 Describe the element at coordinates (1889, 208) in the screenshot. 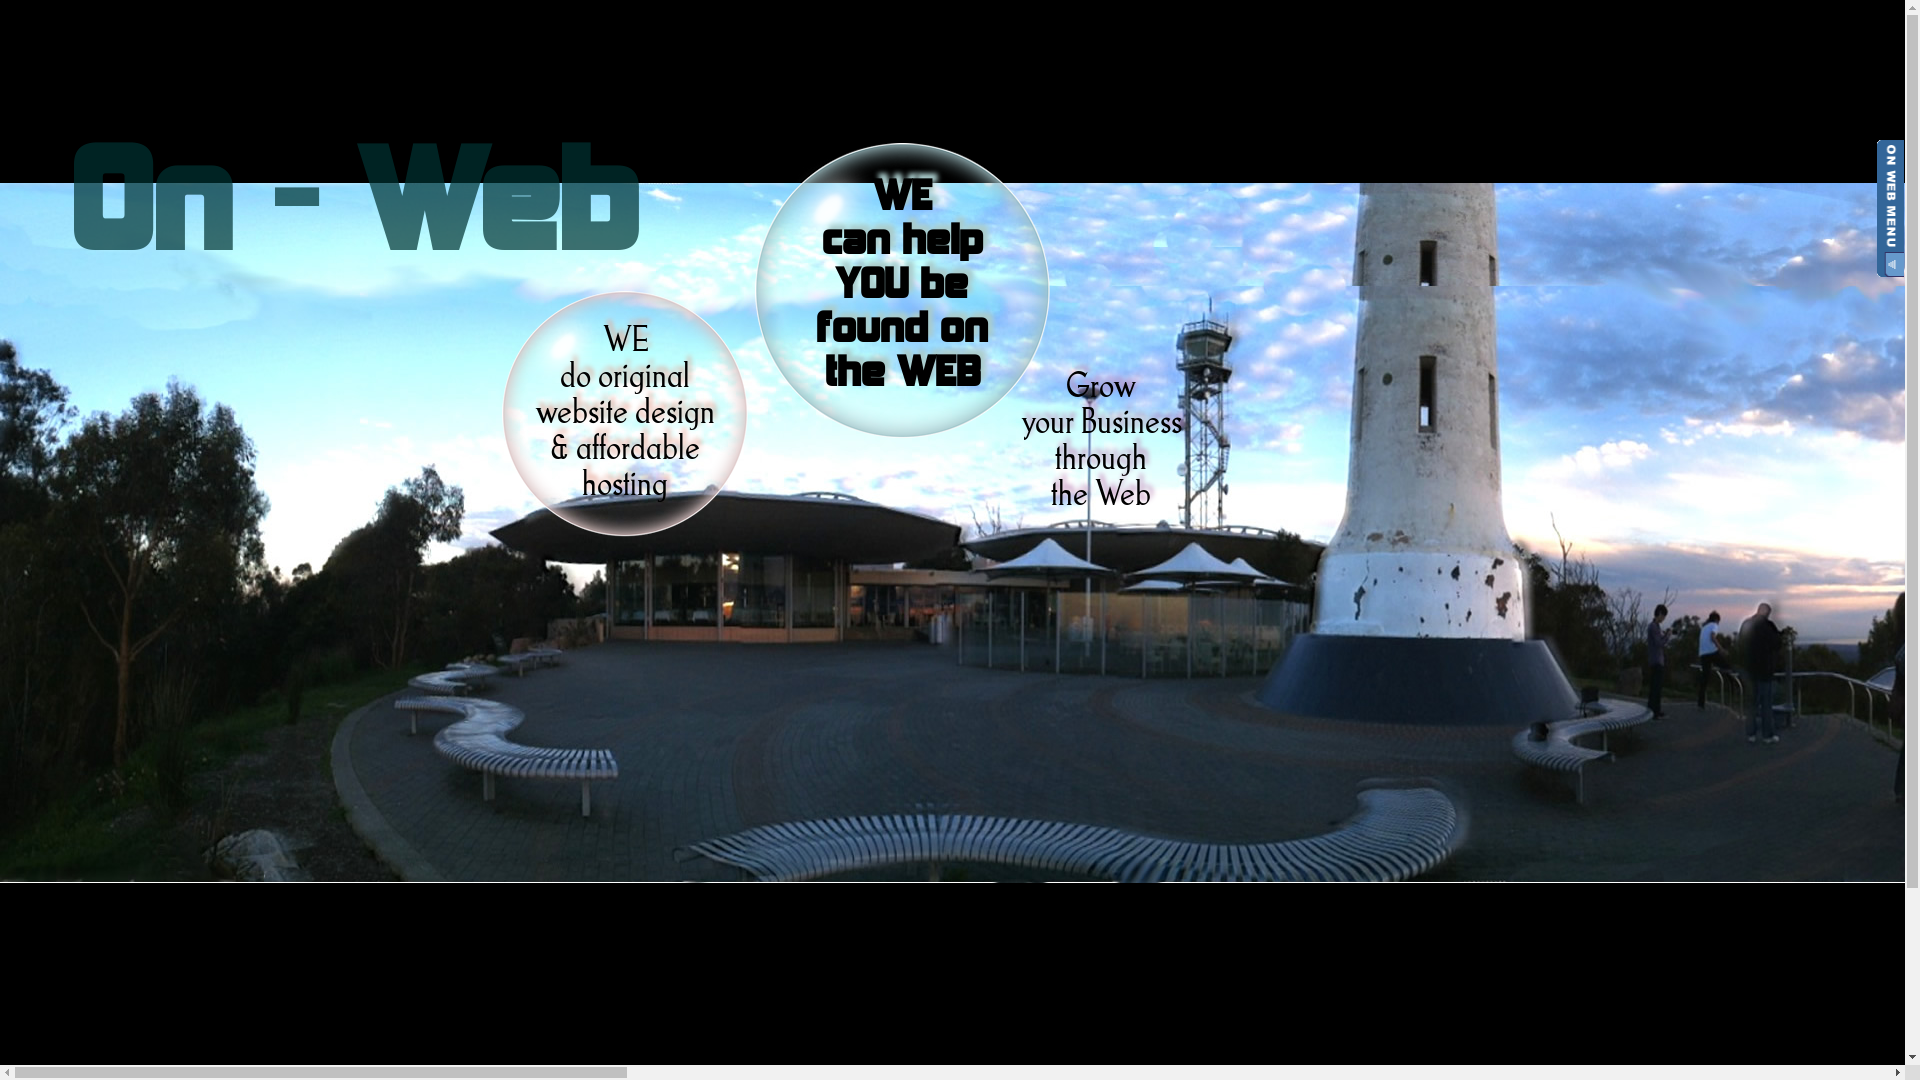

I see `'sideBar'` at that location.